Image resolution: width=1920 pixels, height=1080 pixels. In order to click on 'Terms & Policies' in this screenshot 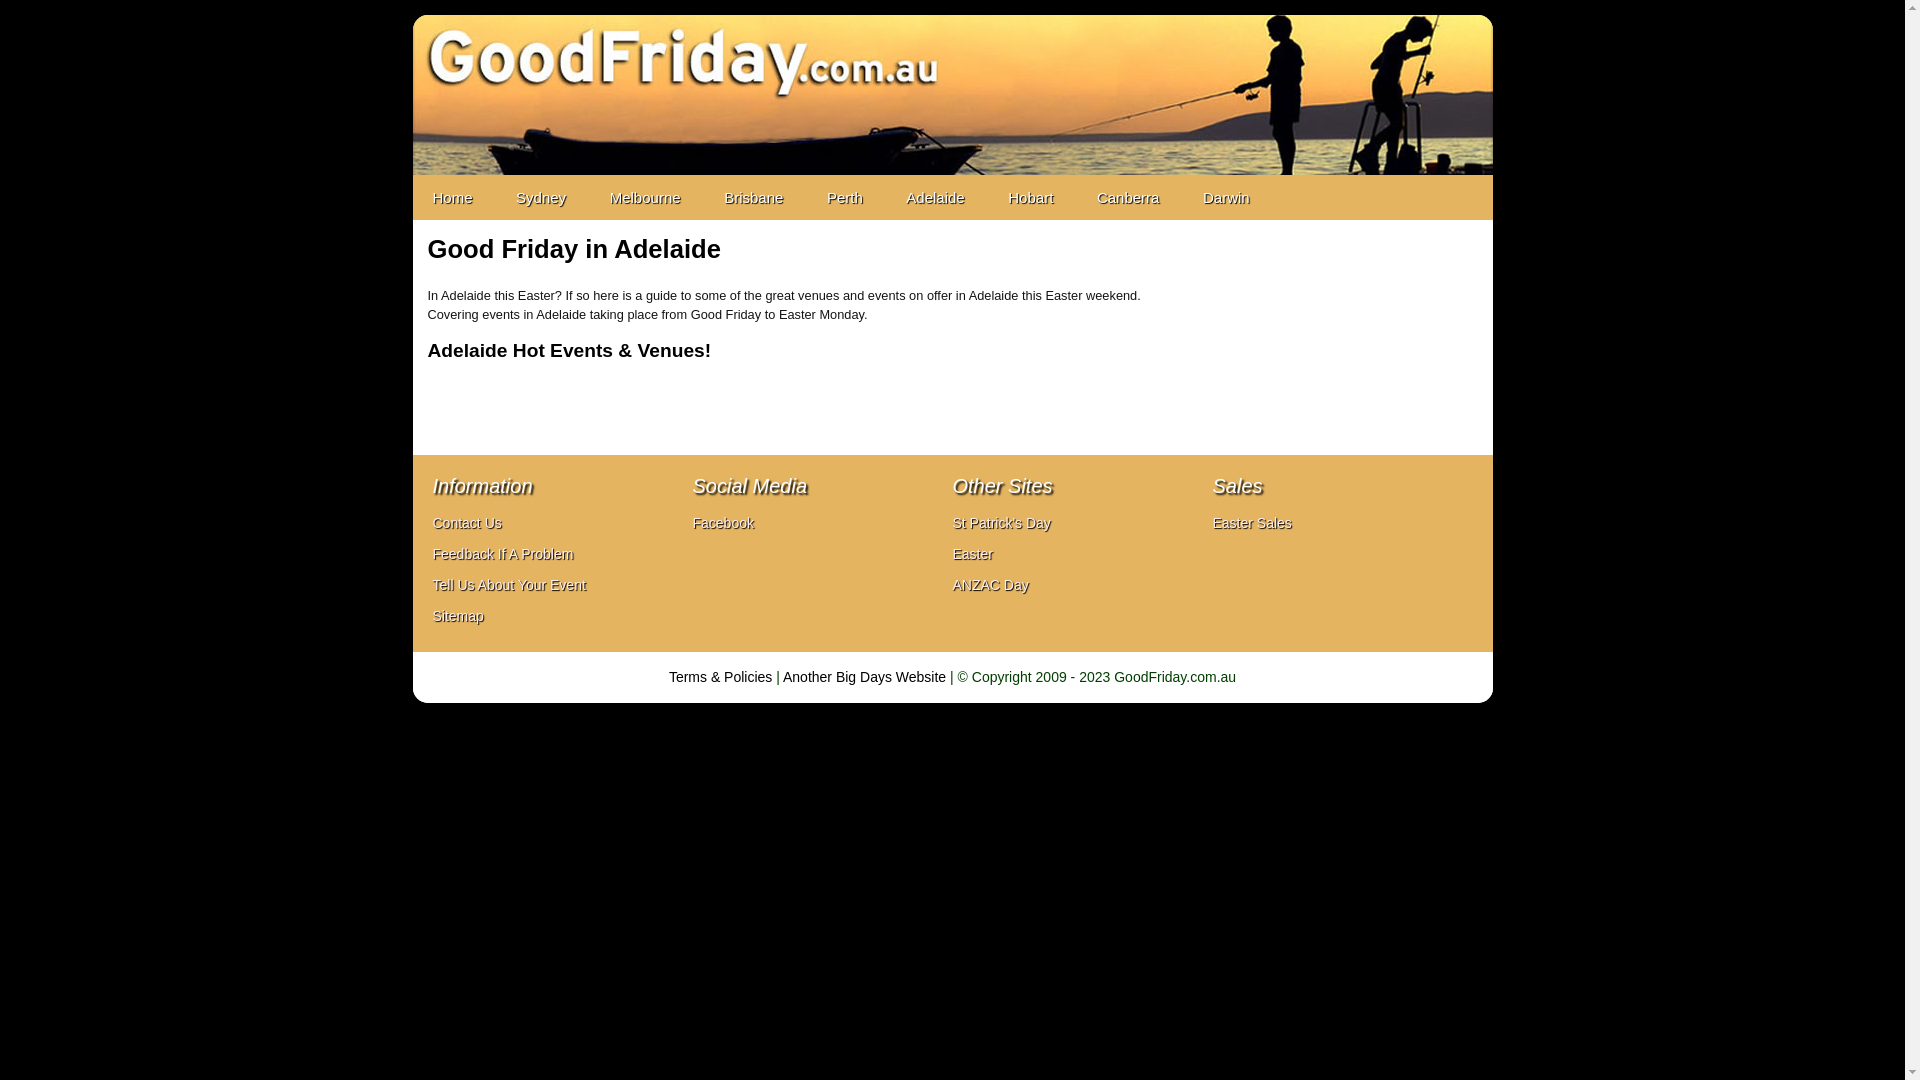, I will do `click(668, 676)`.